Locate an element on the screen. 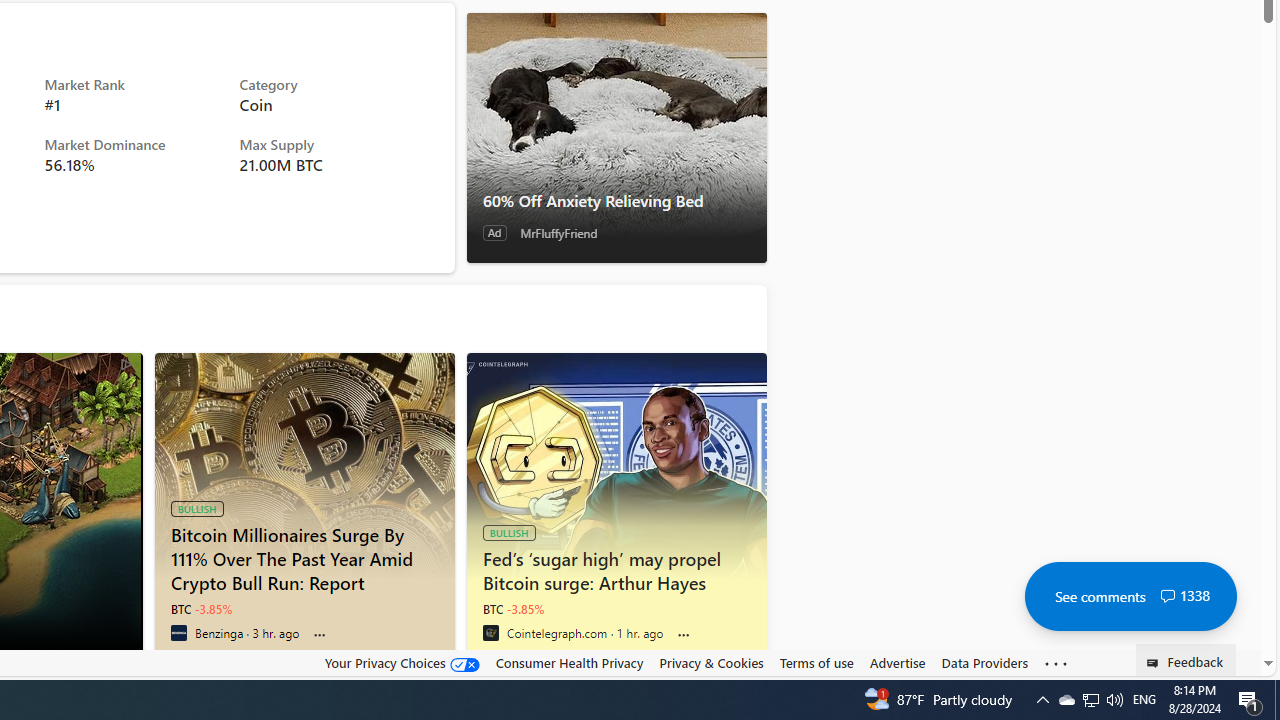 This screenshot has height=720, width=1280. '60% Off Anxiety Relieving Bed' is located at coordinates (615, 136).